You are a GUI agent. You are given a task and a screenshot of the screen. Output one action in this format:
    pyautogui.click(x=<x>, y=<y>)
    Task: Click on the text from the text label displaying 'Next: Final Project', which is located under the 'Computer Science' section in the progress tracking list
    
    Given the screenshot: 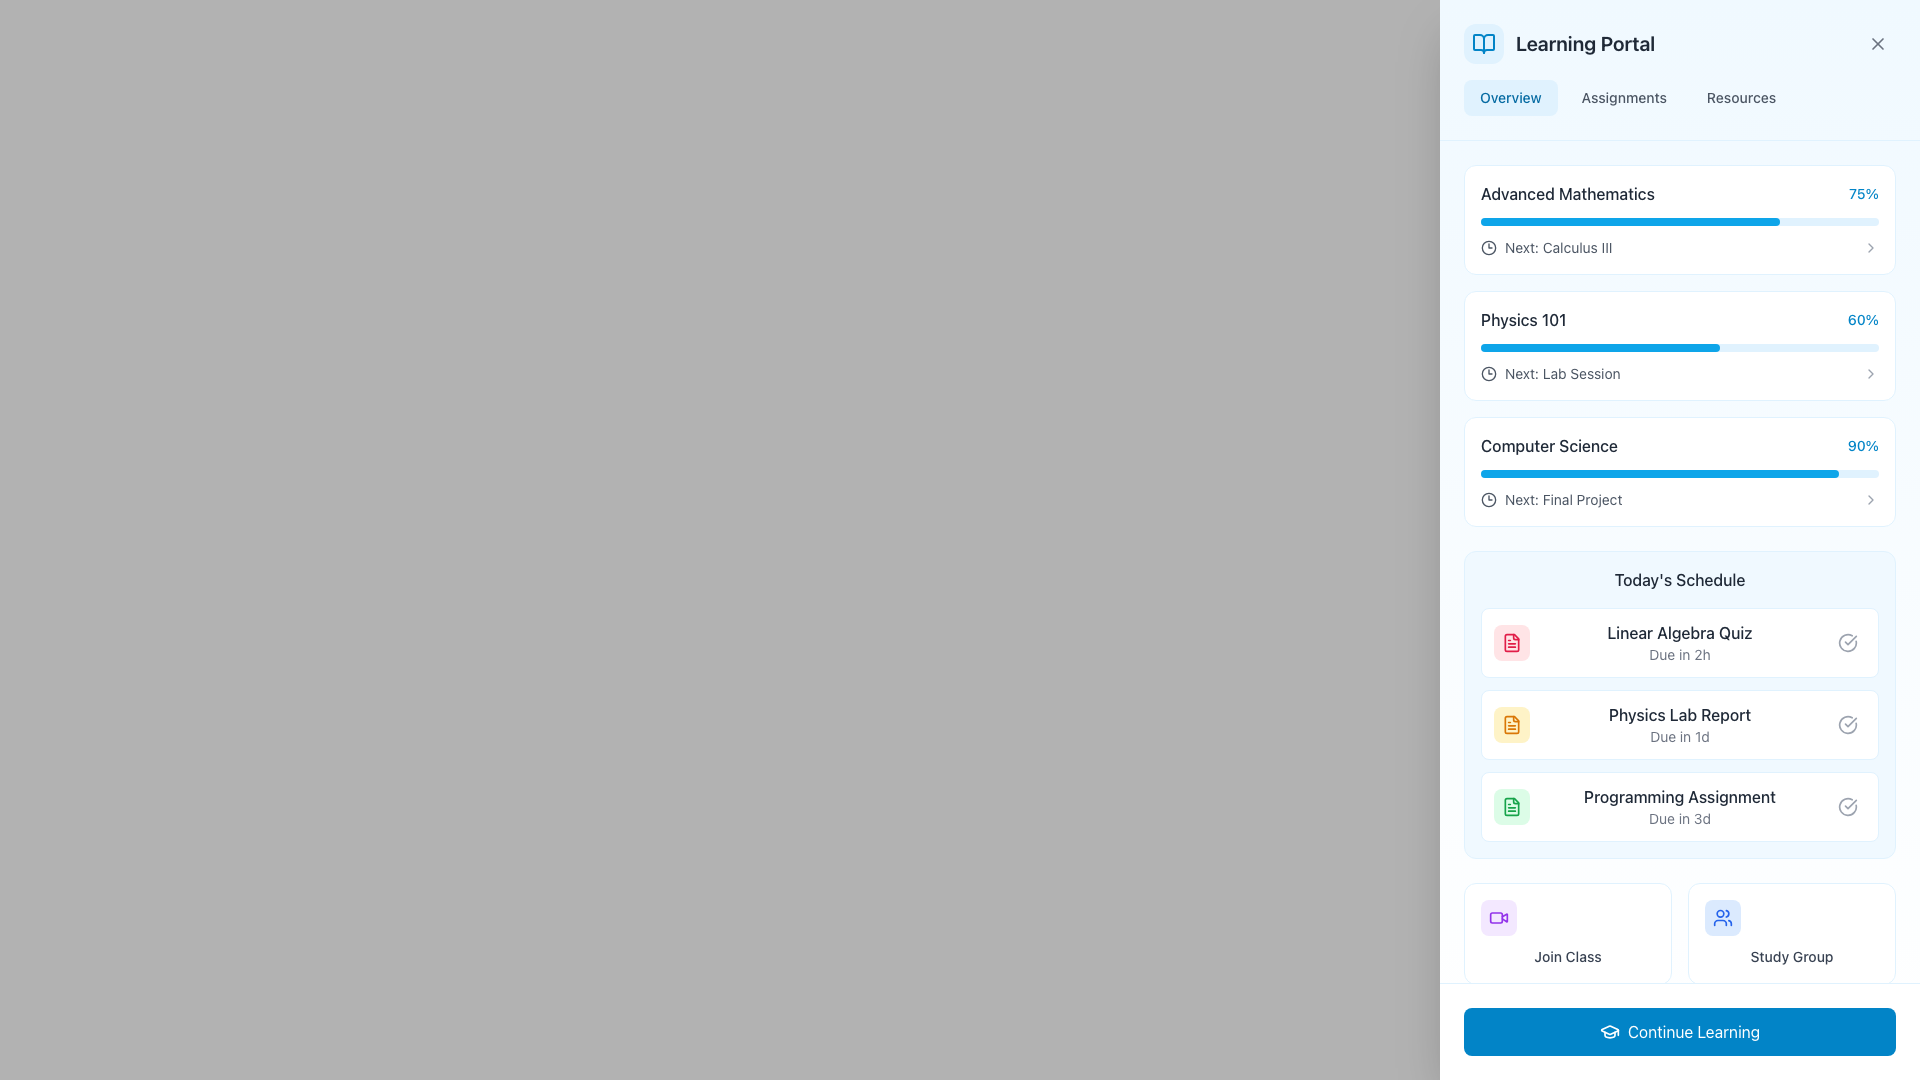 What is the action you would take?
    pyautogui.click(x=1562, y=499)
    